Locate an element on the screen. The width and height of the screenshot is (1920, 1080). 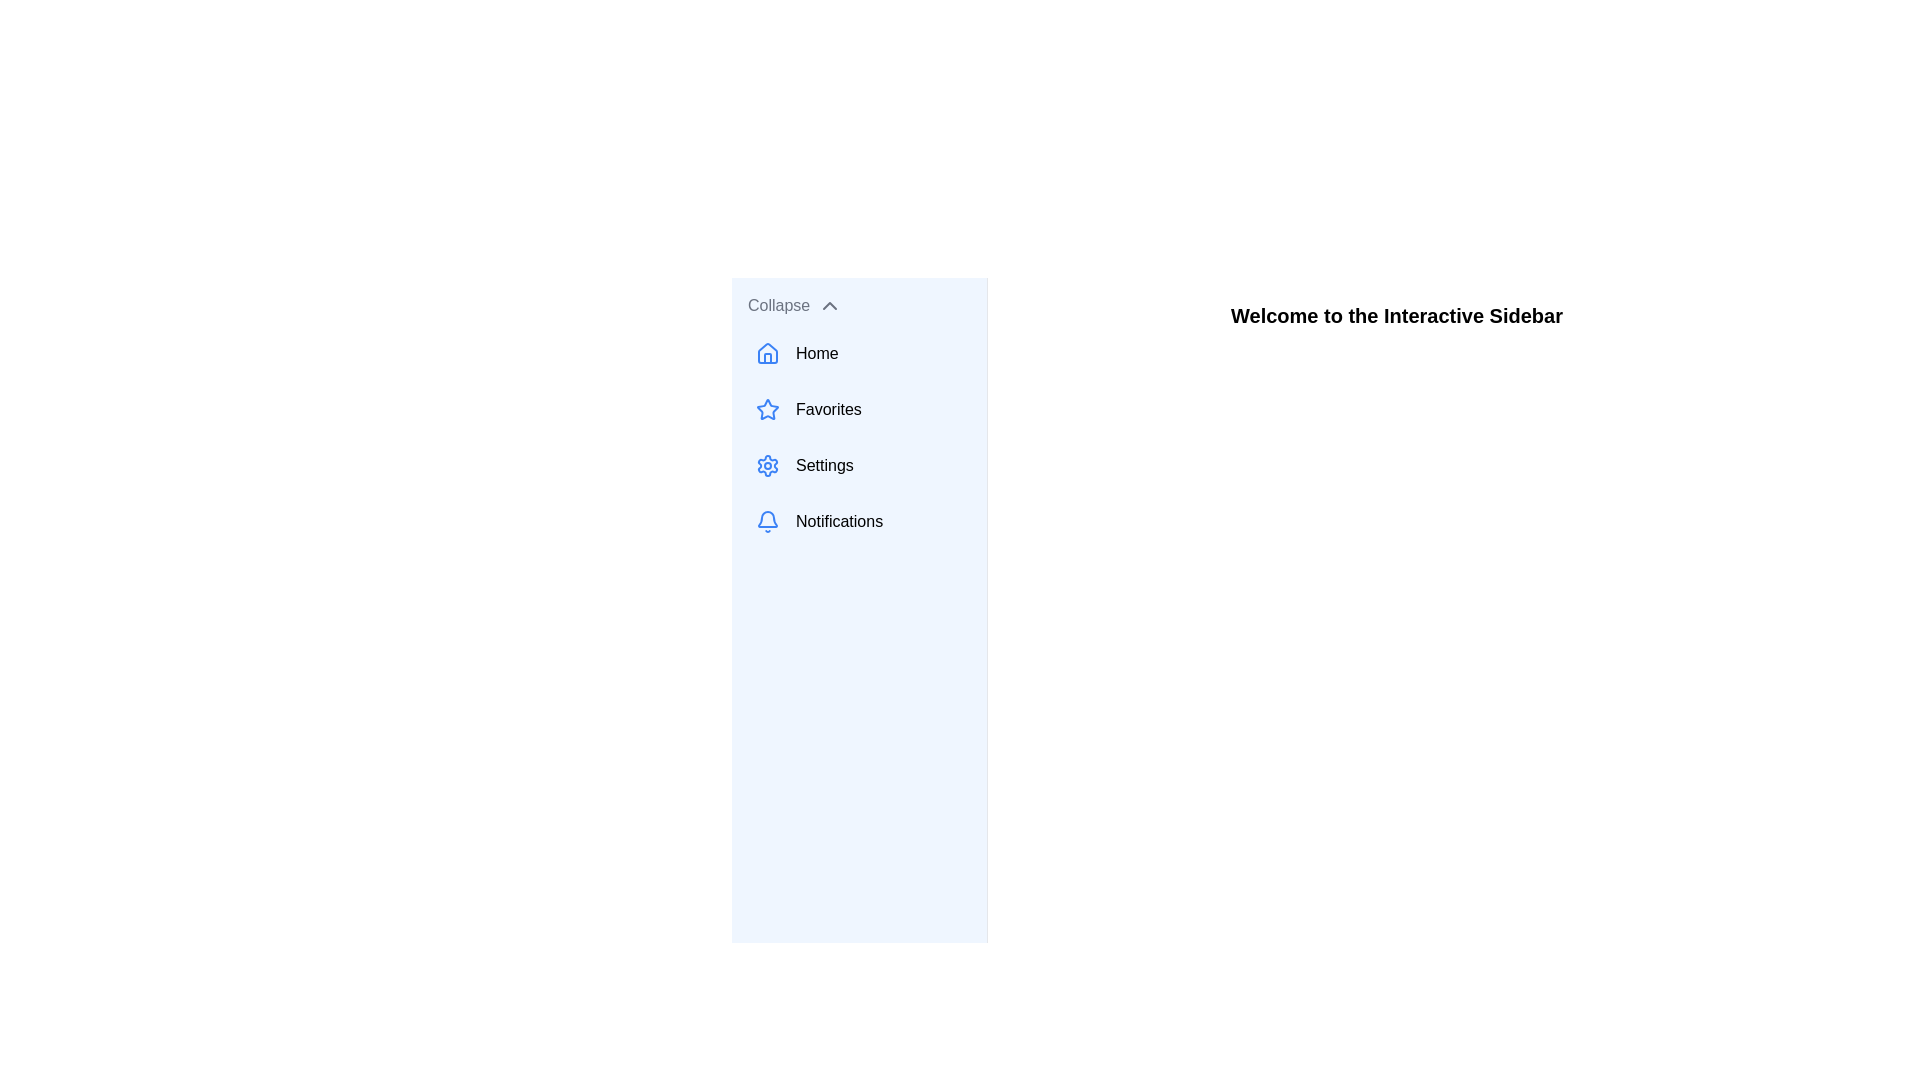
the label indicating the current state of the expandable menu located in the sidebar at the top-left corner, to the left of the chevron-up icon is located at coordinates (778, 305).